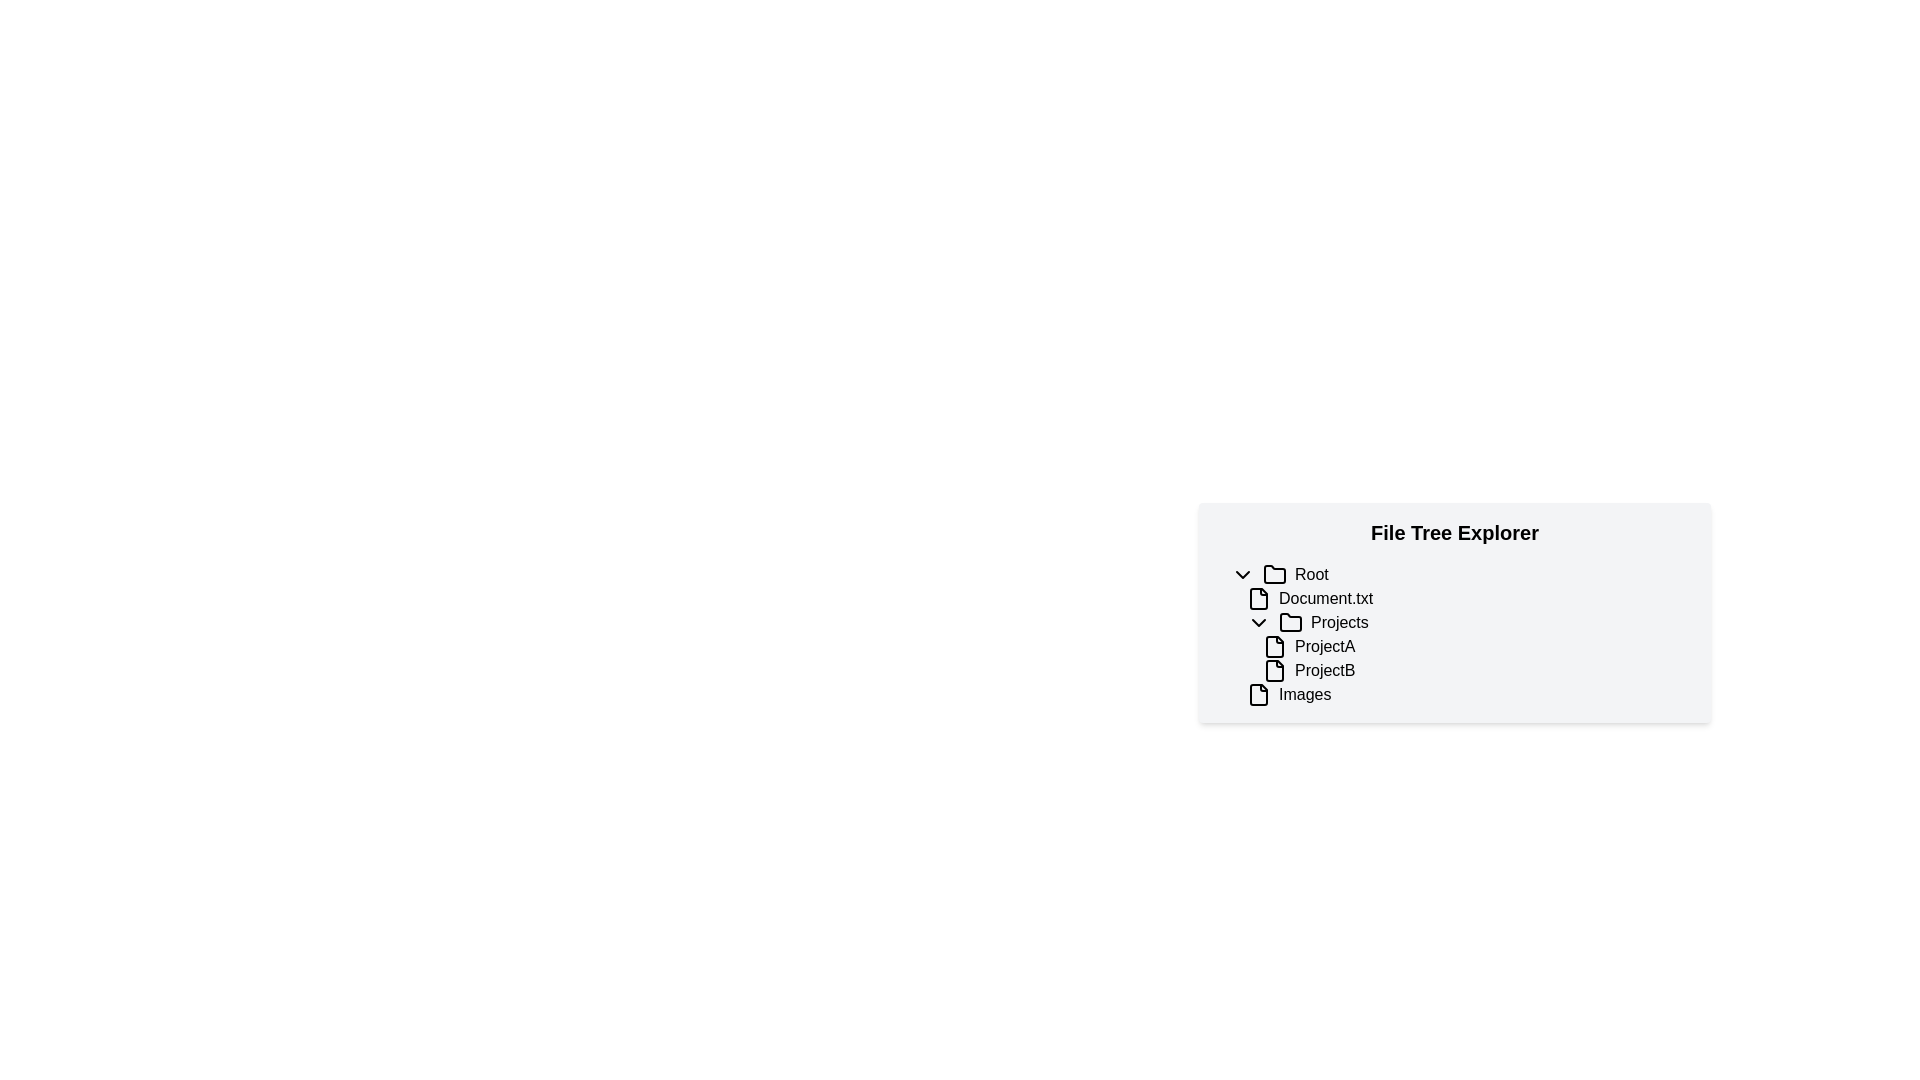 This screenshot has height=1080, width=1920. I want to click on the down-pointing chevron icon located immediately to the left of the 'Projects' label in the file tree, so click(1257, 622).